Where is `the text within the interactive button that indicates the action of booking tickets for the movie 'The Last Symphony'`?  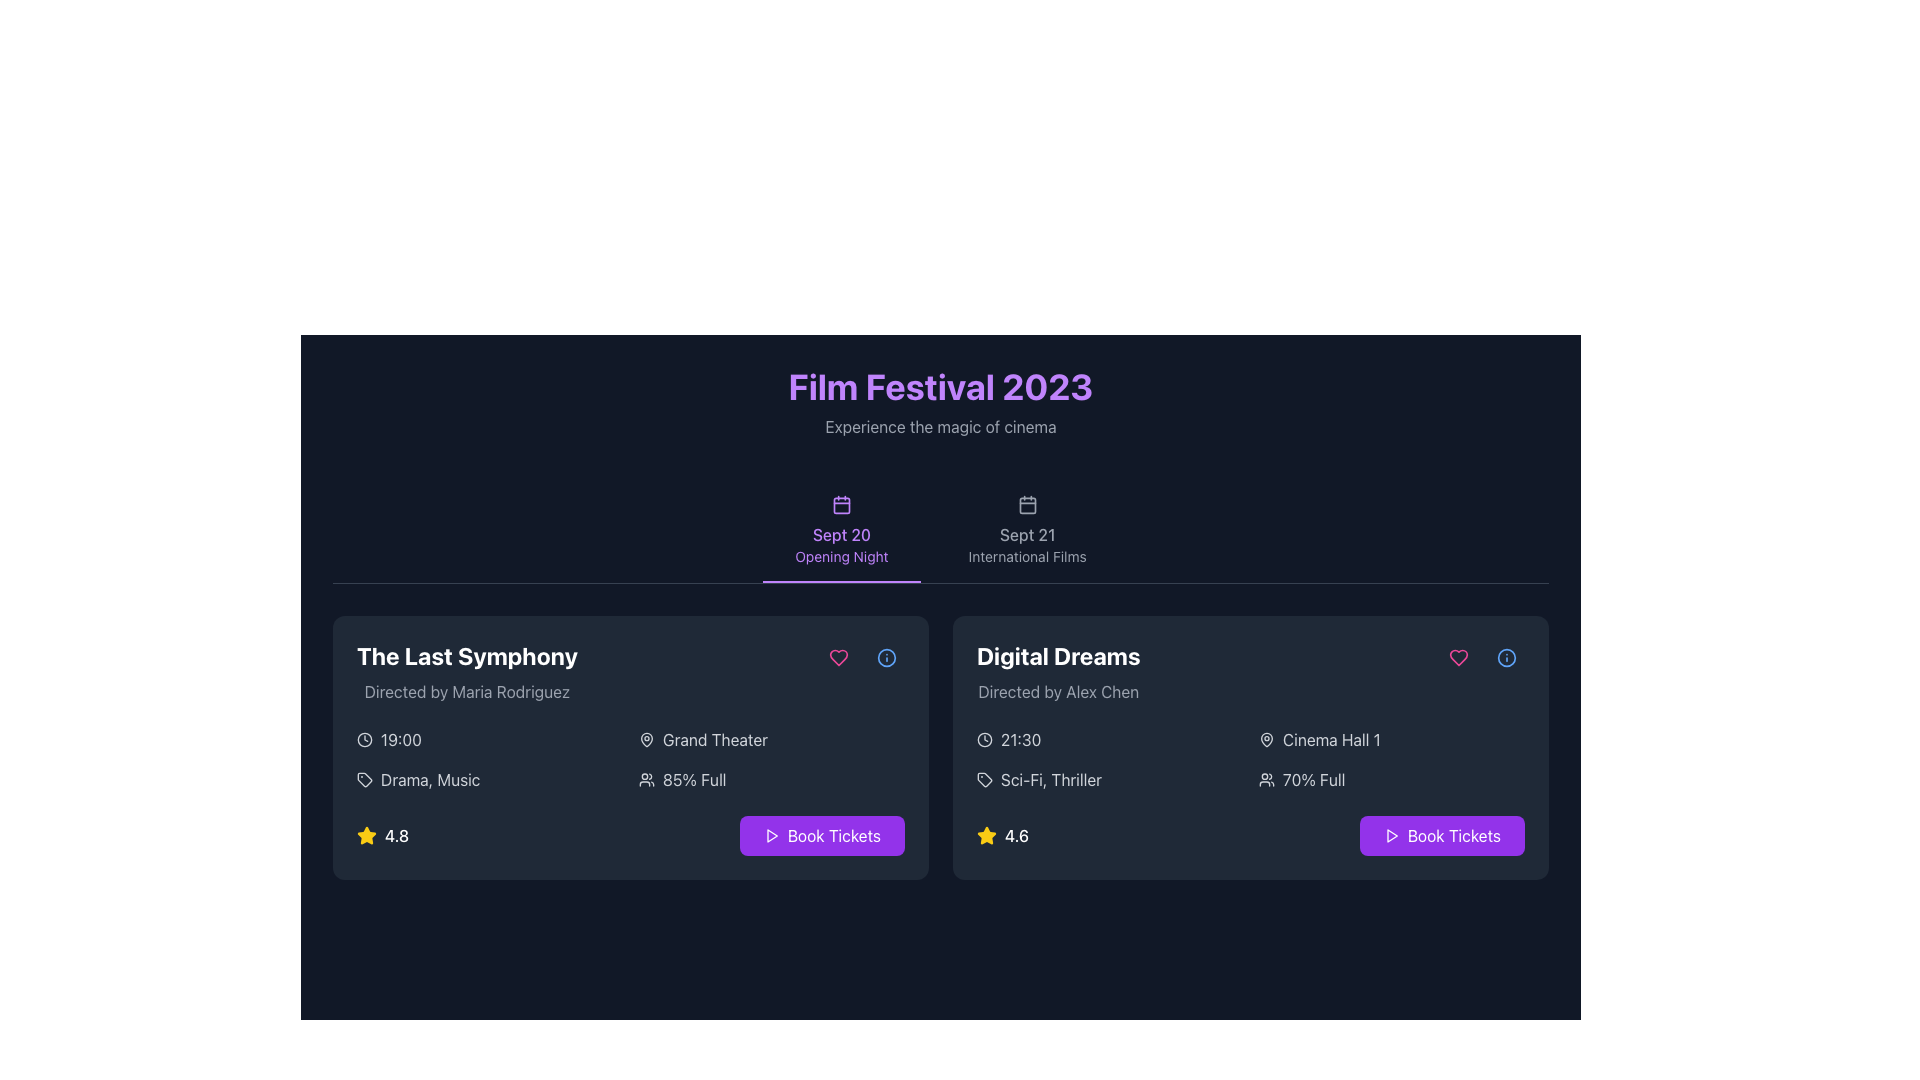 the text within the interactive button that indicates the action of booking tickets for the movie 'The Last Symphony' is located at coordinates (834, 836).